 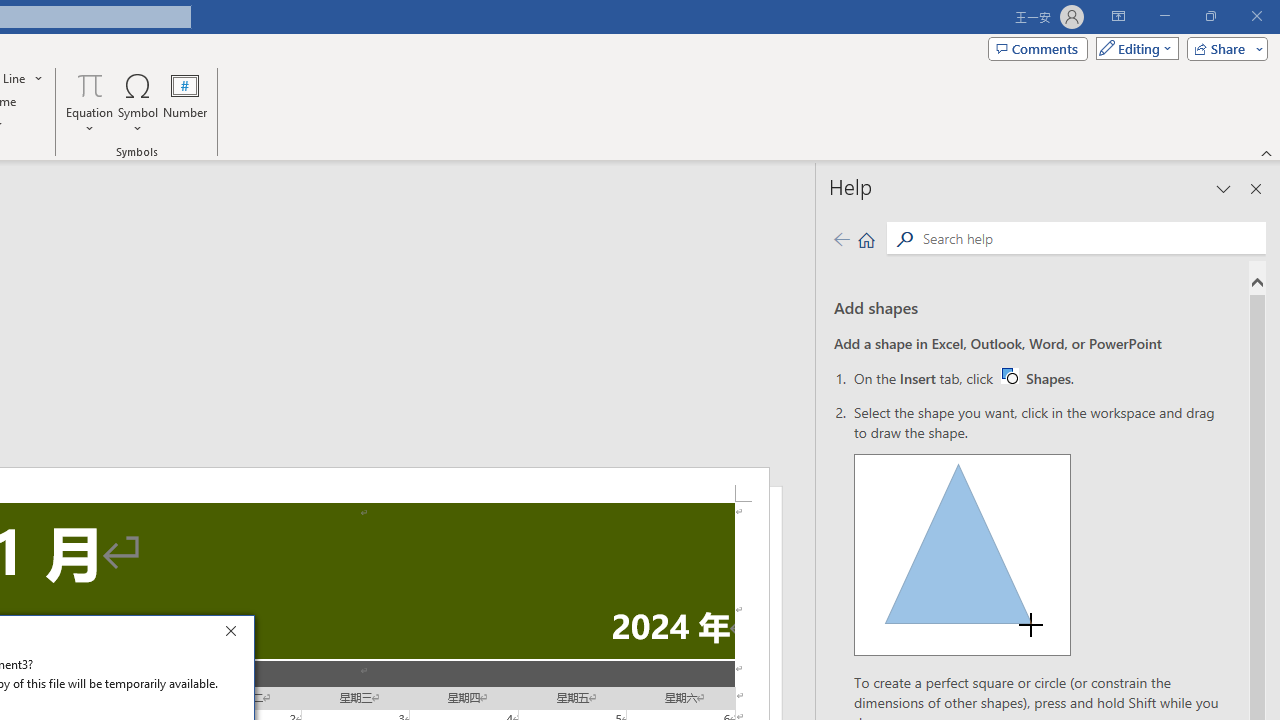 I want to click on 'Symbol', so click(x=137, y=103).